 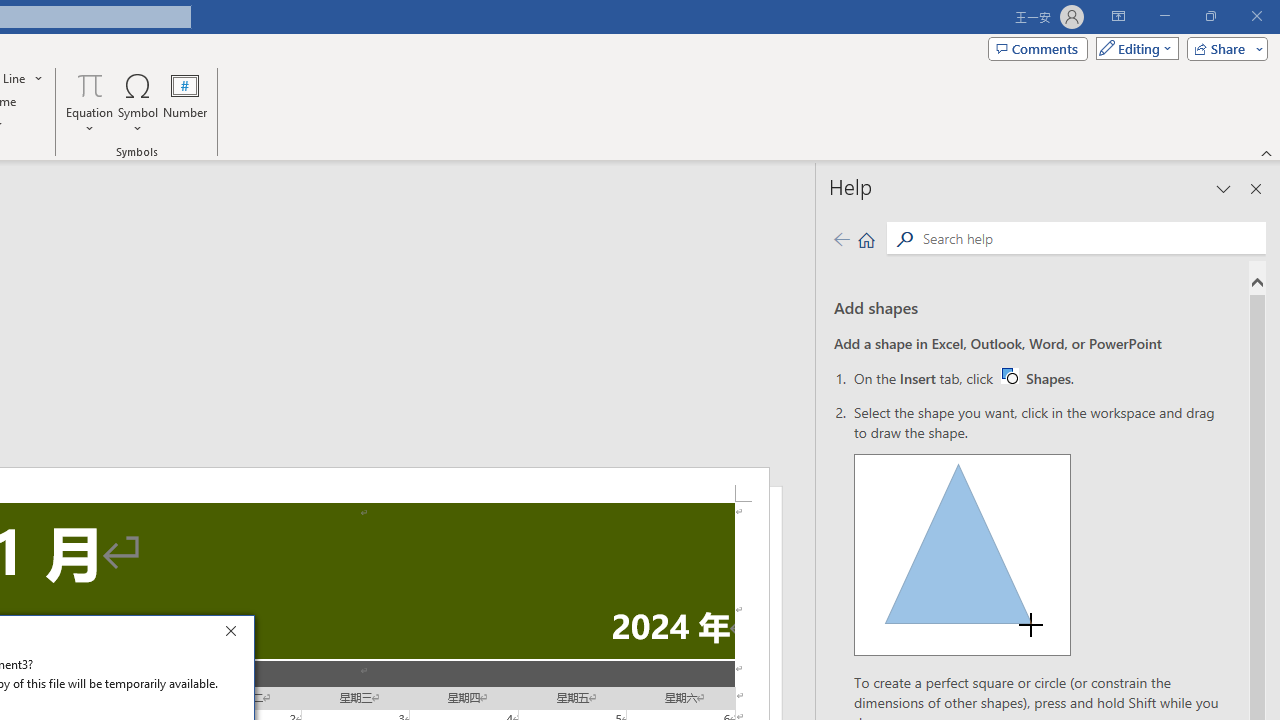 I want to click on 'Symbol', so click(x=137, y=103).